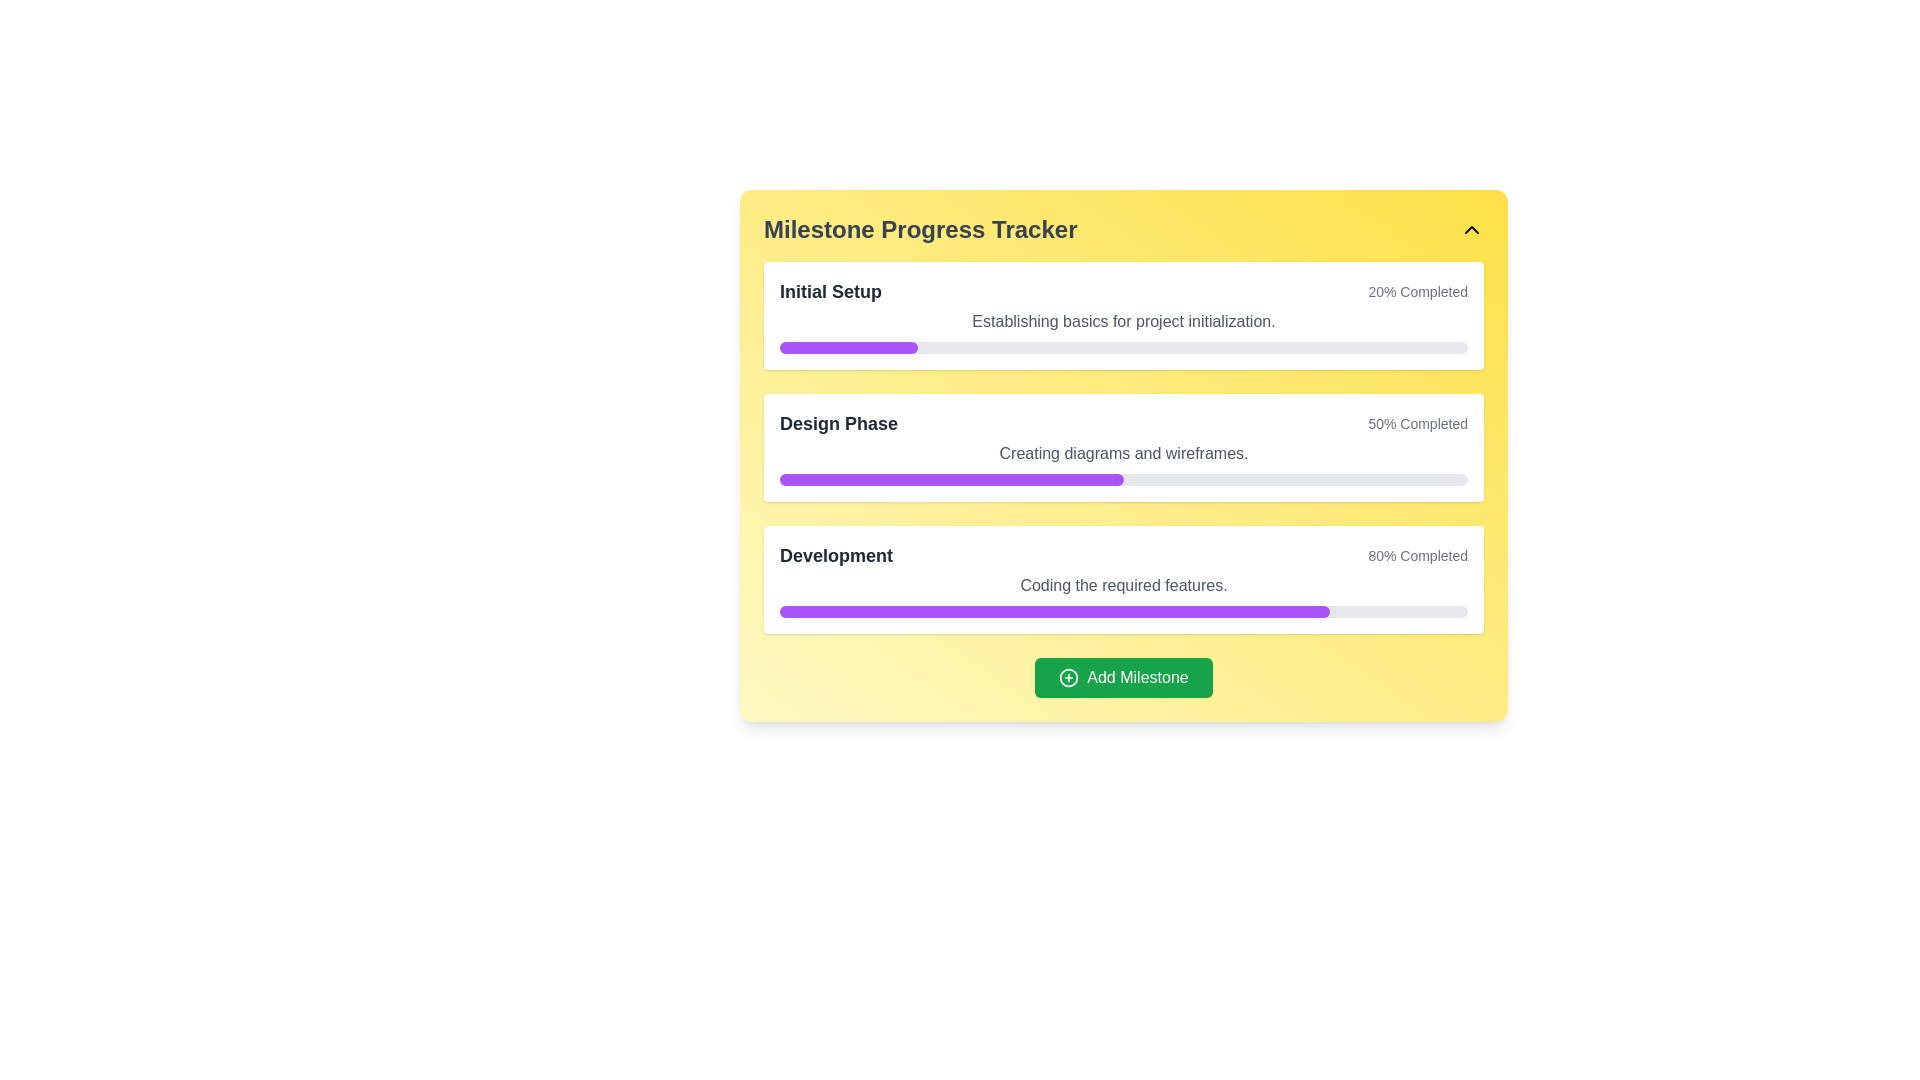  What do you see at coordinates (1123, 446) in the screenshot?
I see `texts from the Progress card, which is the middle card in a vertical list of three, positioned between 'Initial Setup' and 'Development'` at bounding box center [1123, 446].